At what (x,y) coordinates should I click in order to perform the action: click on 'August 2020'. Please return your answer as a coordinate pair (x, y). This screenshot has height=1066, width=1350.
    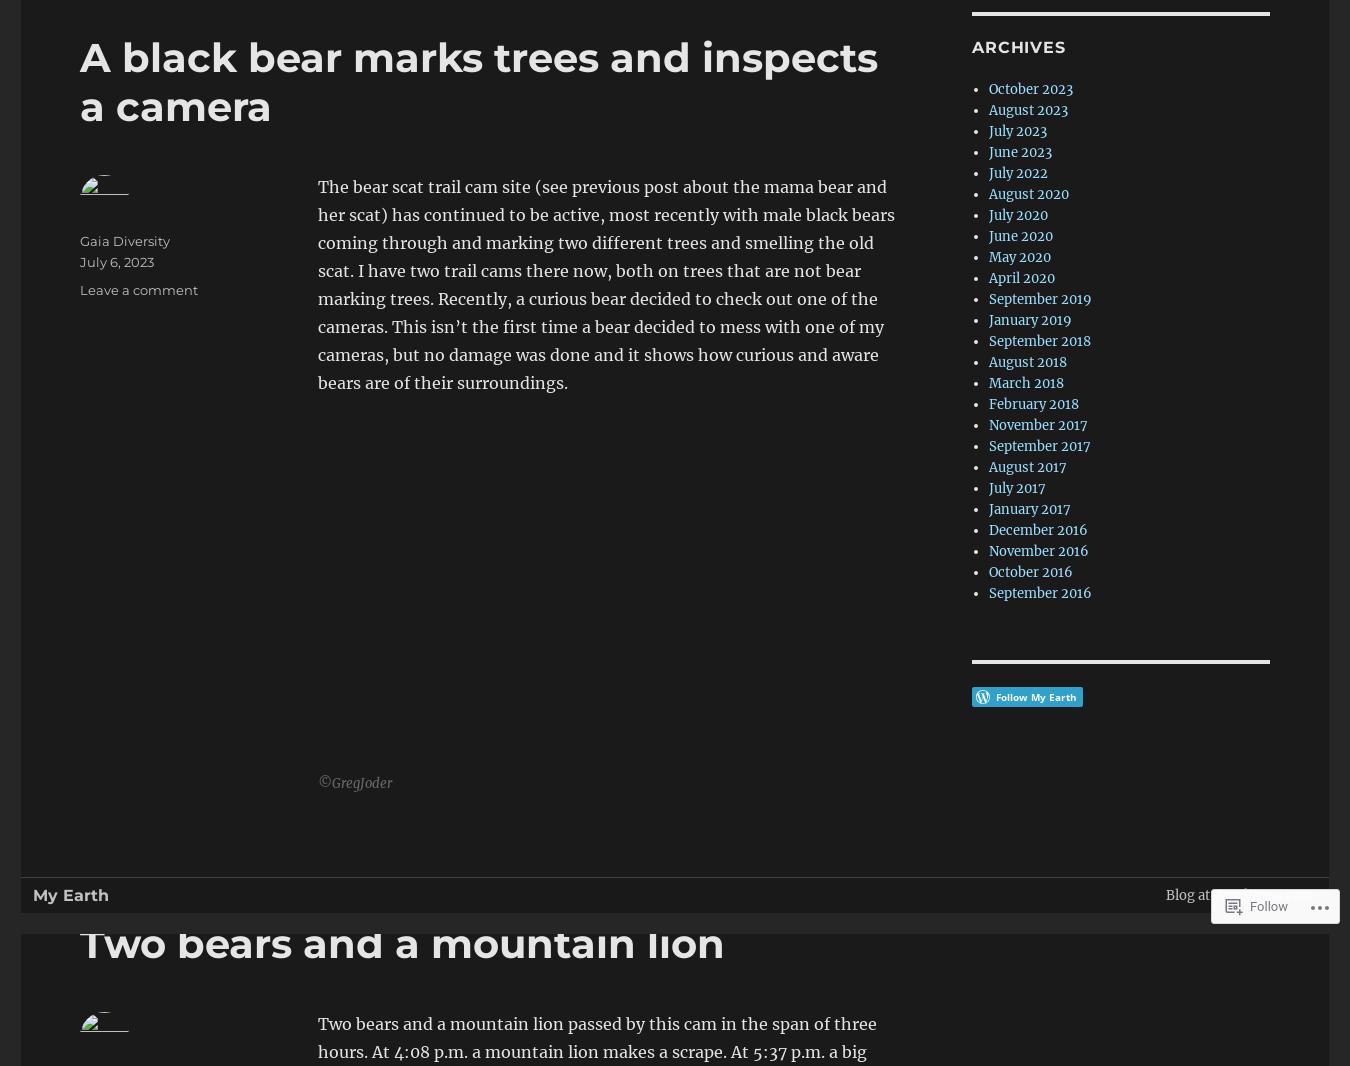
    Looking at the image, I should click on (1028, 193).